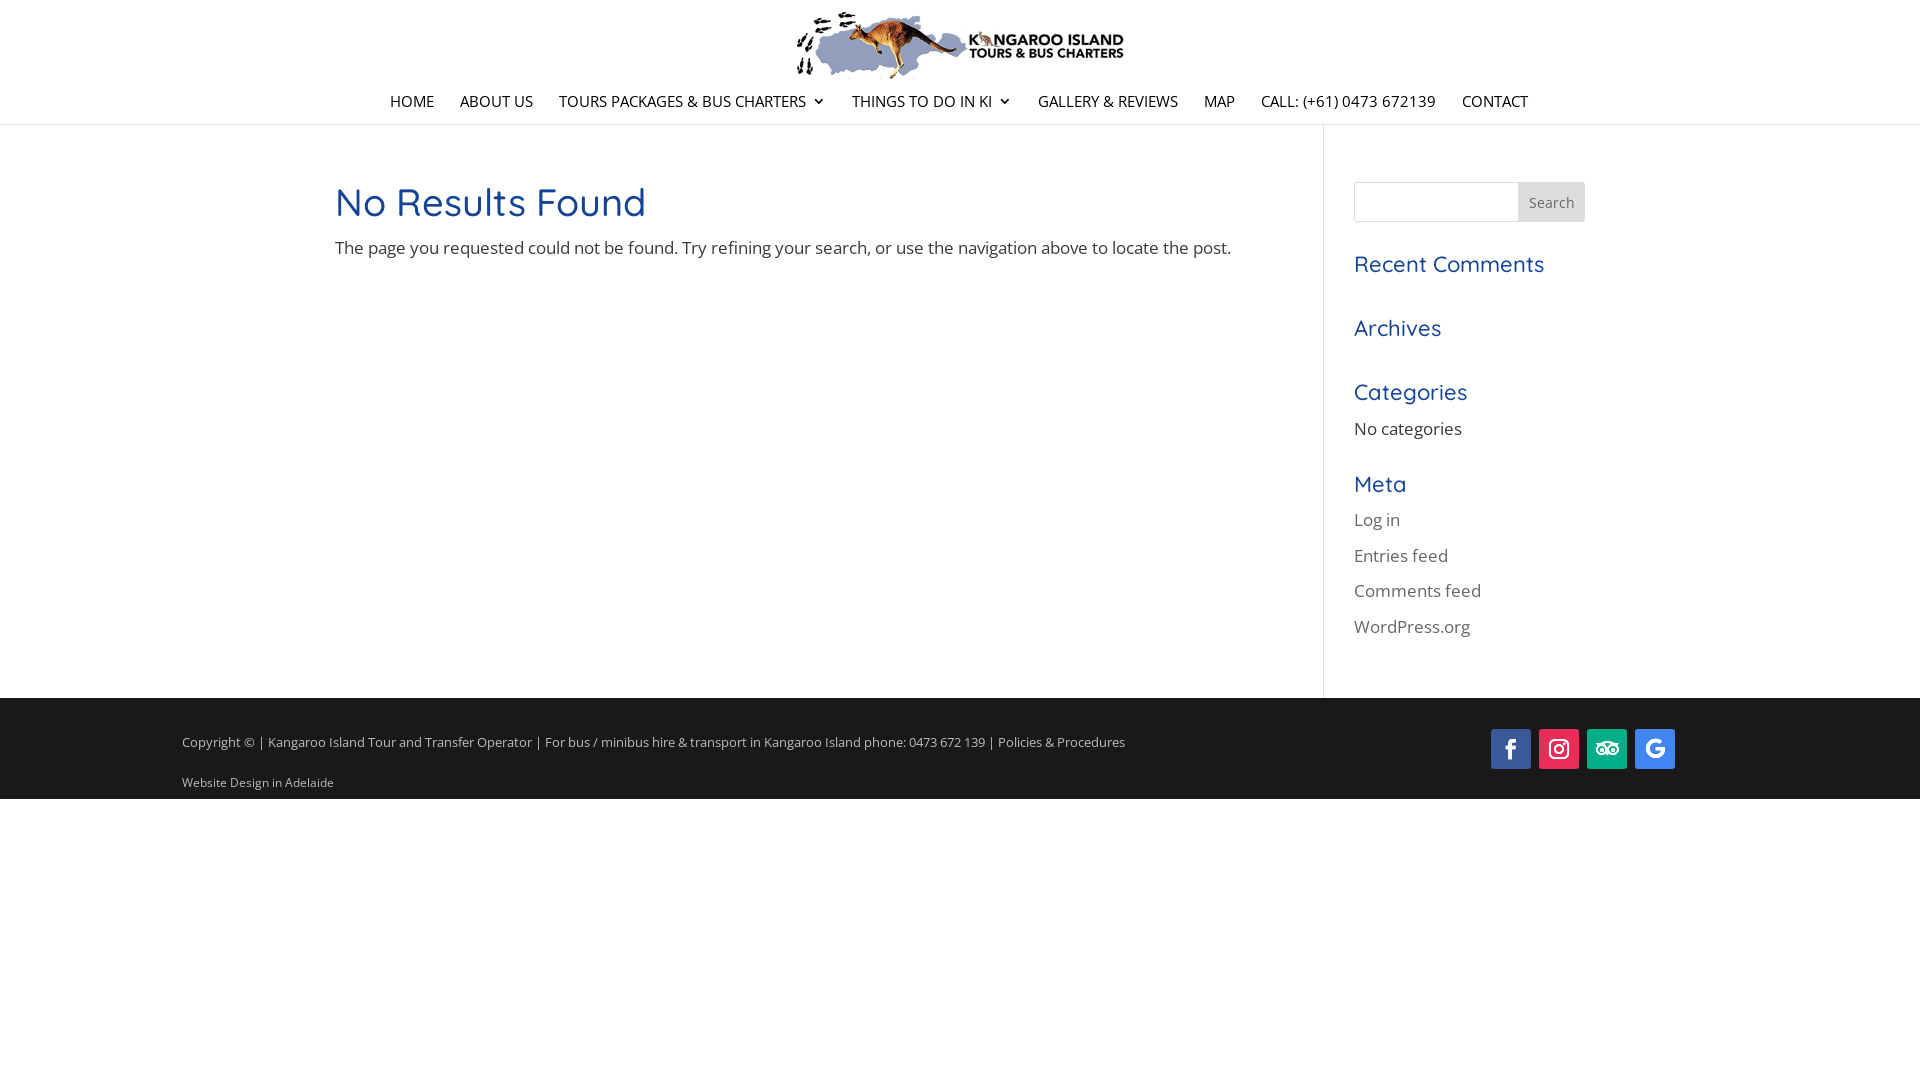 The width and height of the screenshot is (1920, 1080). I want to click on 'ABOUT US', so click(496, 108).